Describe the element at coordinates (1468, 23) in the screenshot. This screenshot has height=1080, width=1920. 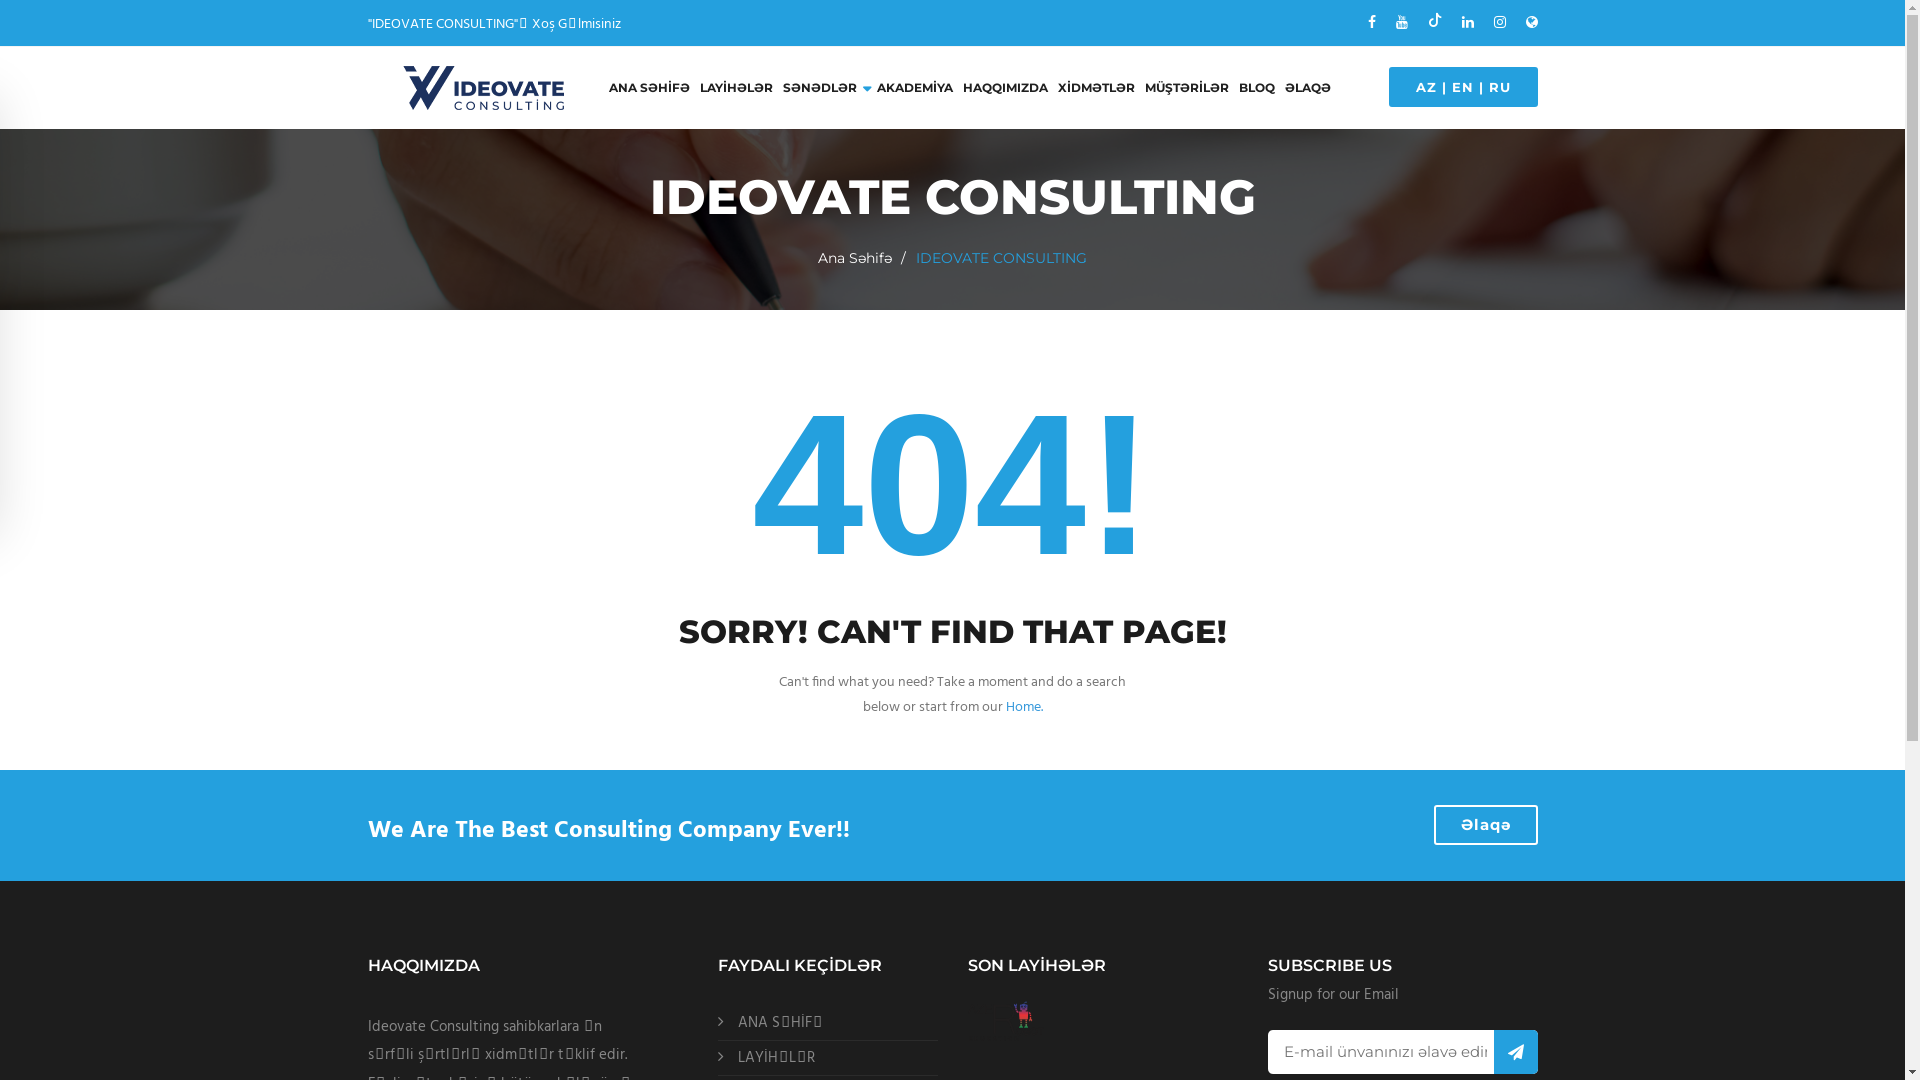
I see `'linkedin'` at that location.